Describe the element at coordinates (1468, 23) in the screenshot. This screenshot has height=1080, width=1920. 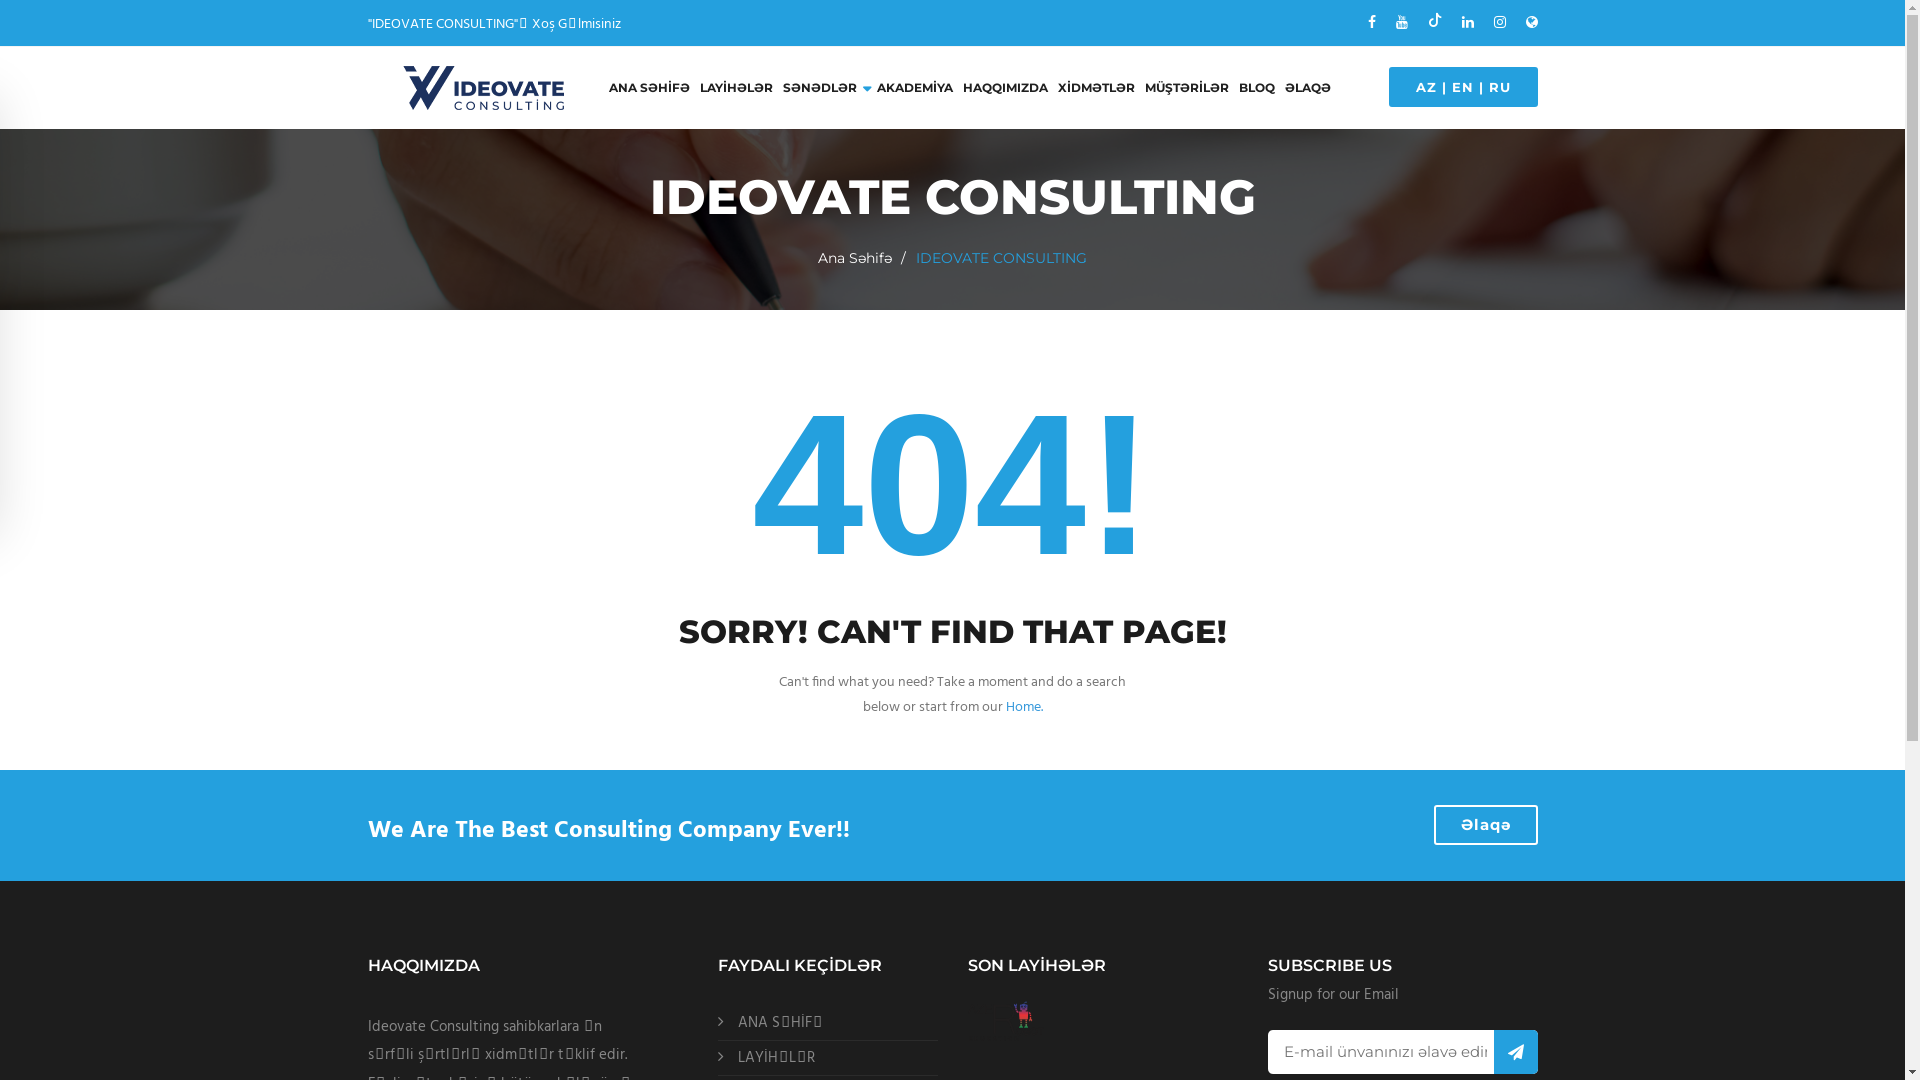
I see `'linkedin'` at that location.